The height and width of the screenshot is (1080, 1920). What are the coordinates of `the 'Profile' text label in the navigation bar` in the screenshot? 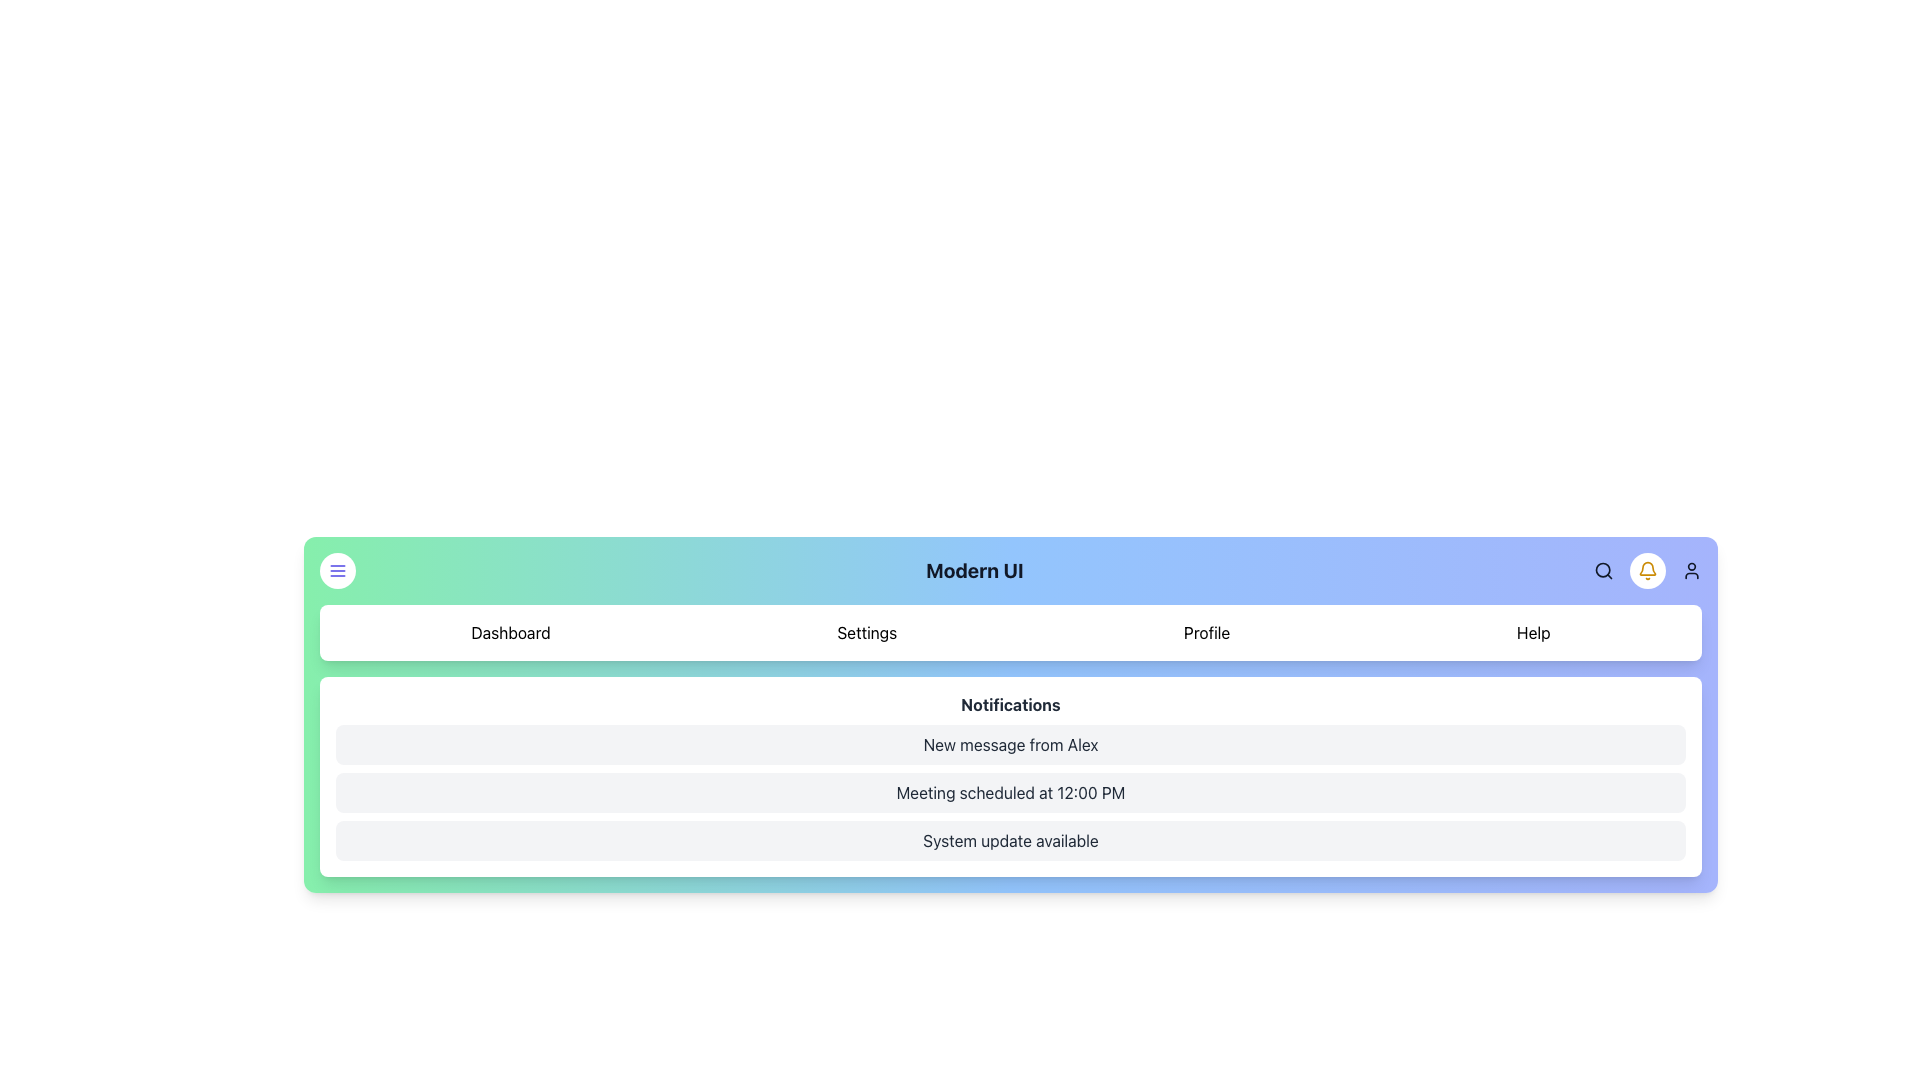 It's located at (1206, 632).